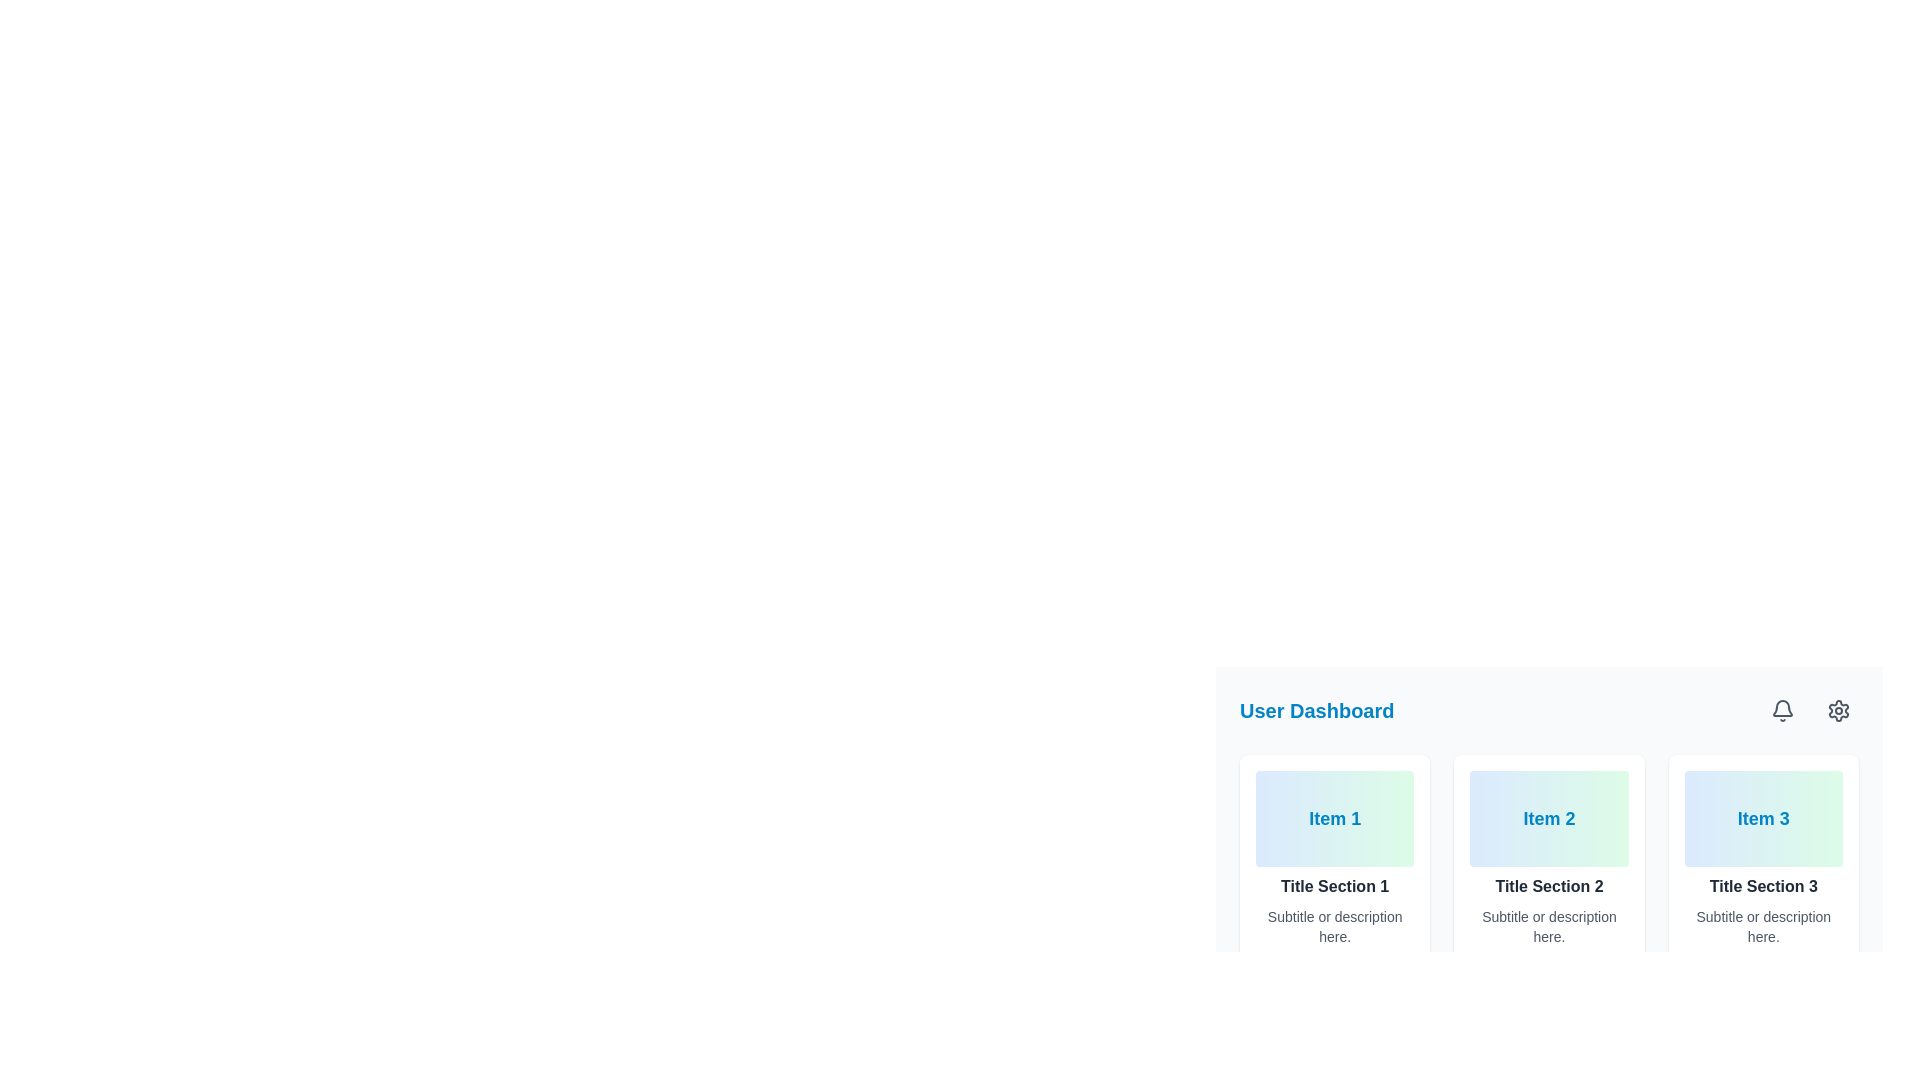 This screenshot has height=1080, width=1920. I want to click on the settings icon located at the top-right corner of the interface, so click(1838, 709).